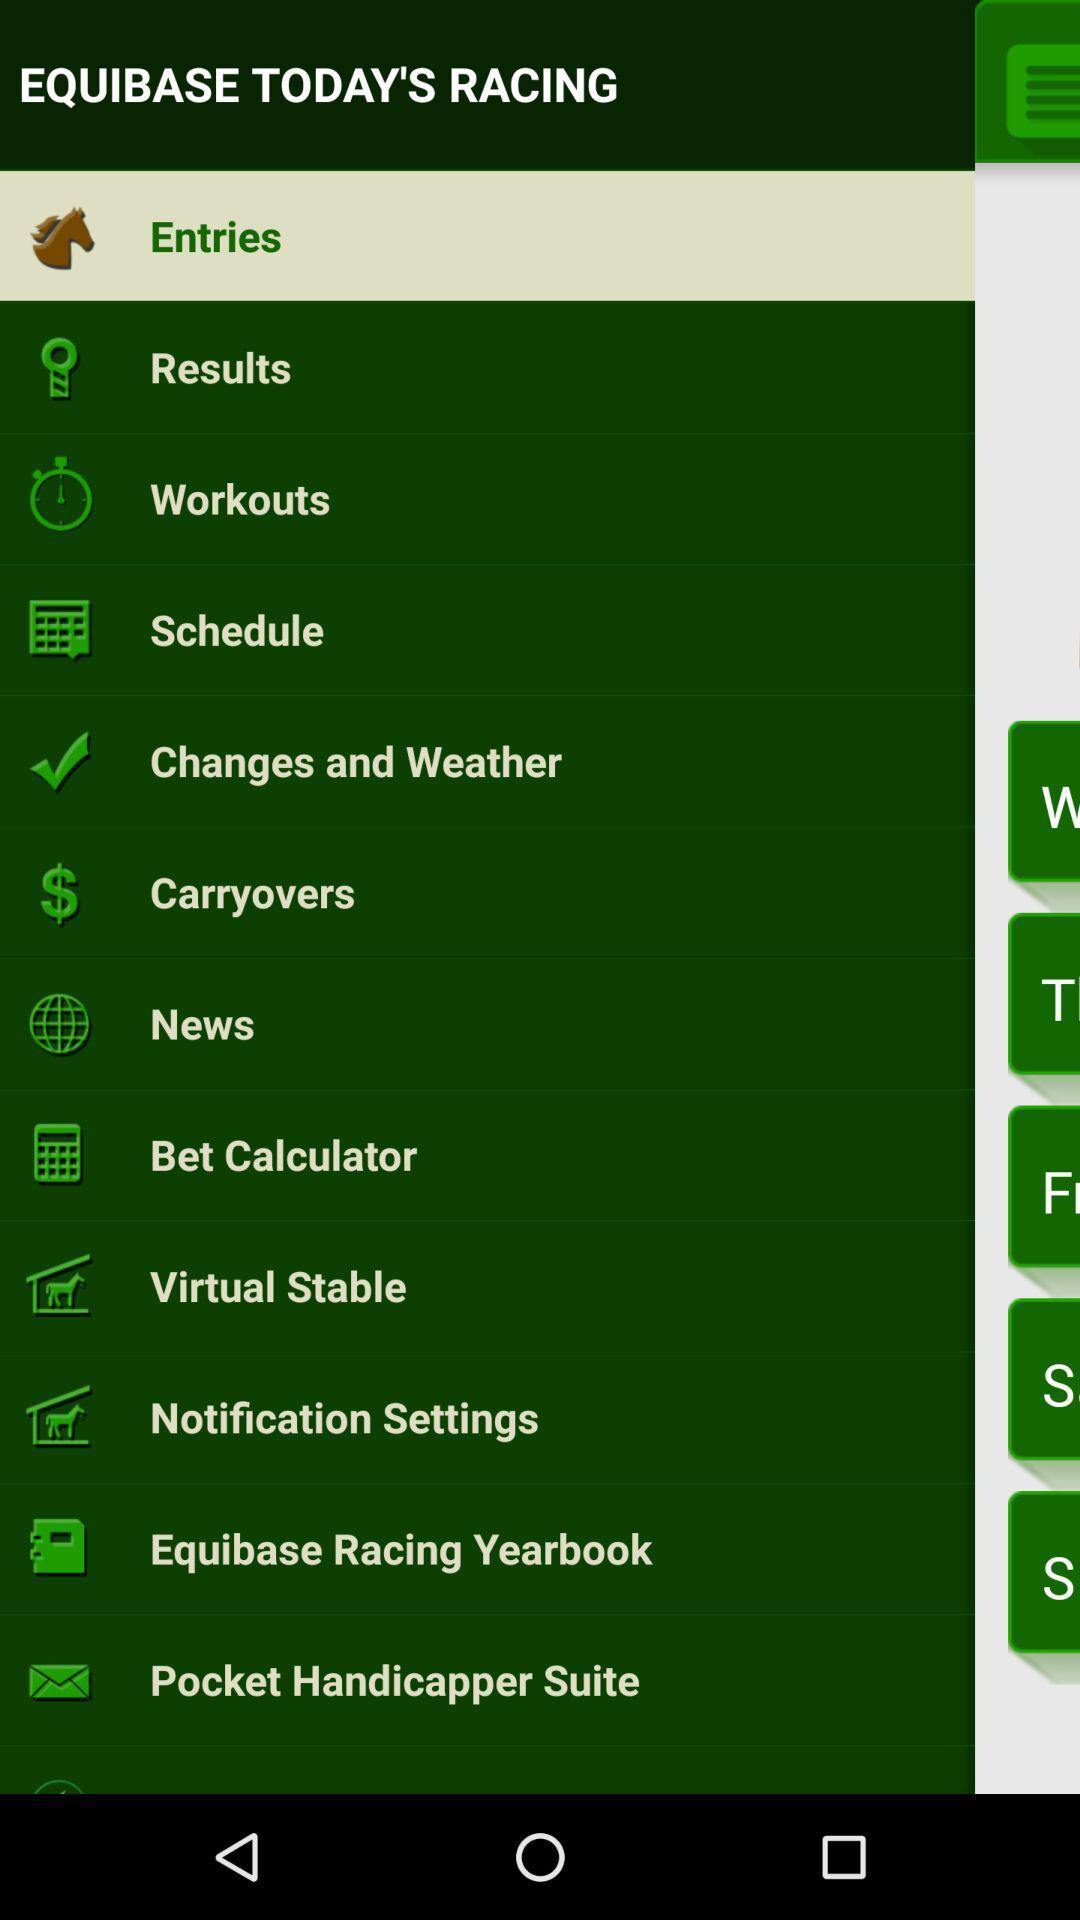 The image size is (1080, 1920). I want to click on app above the wednesday, mar 29 icon, so click(1078, 450).